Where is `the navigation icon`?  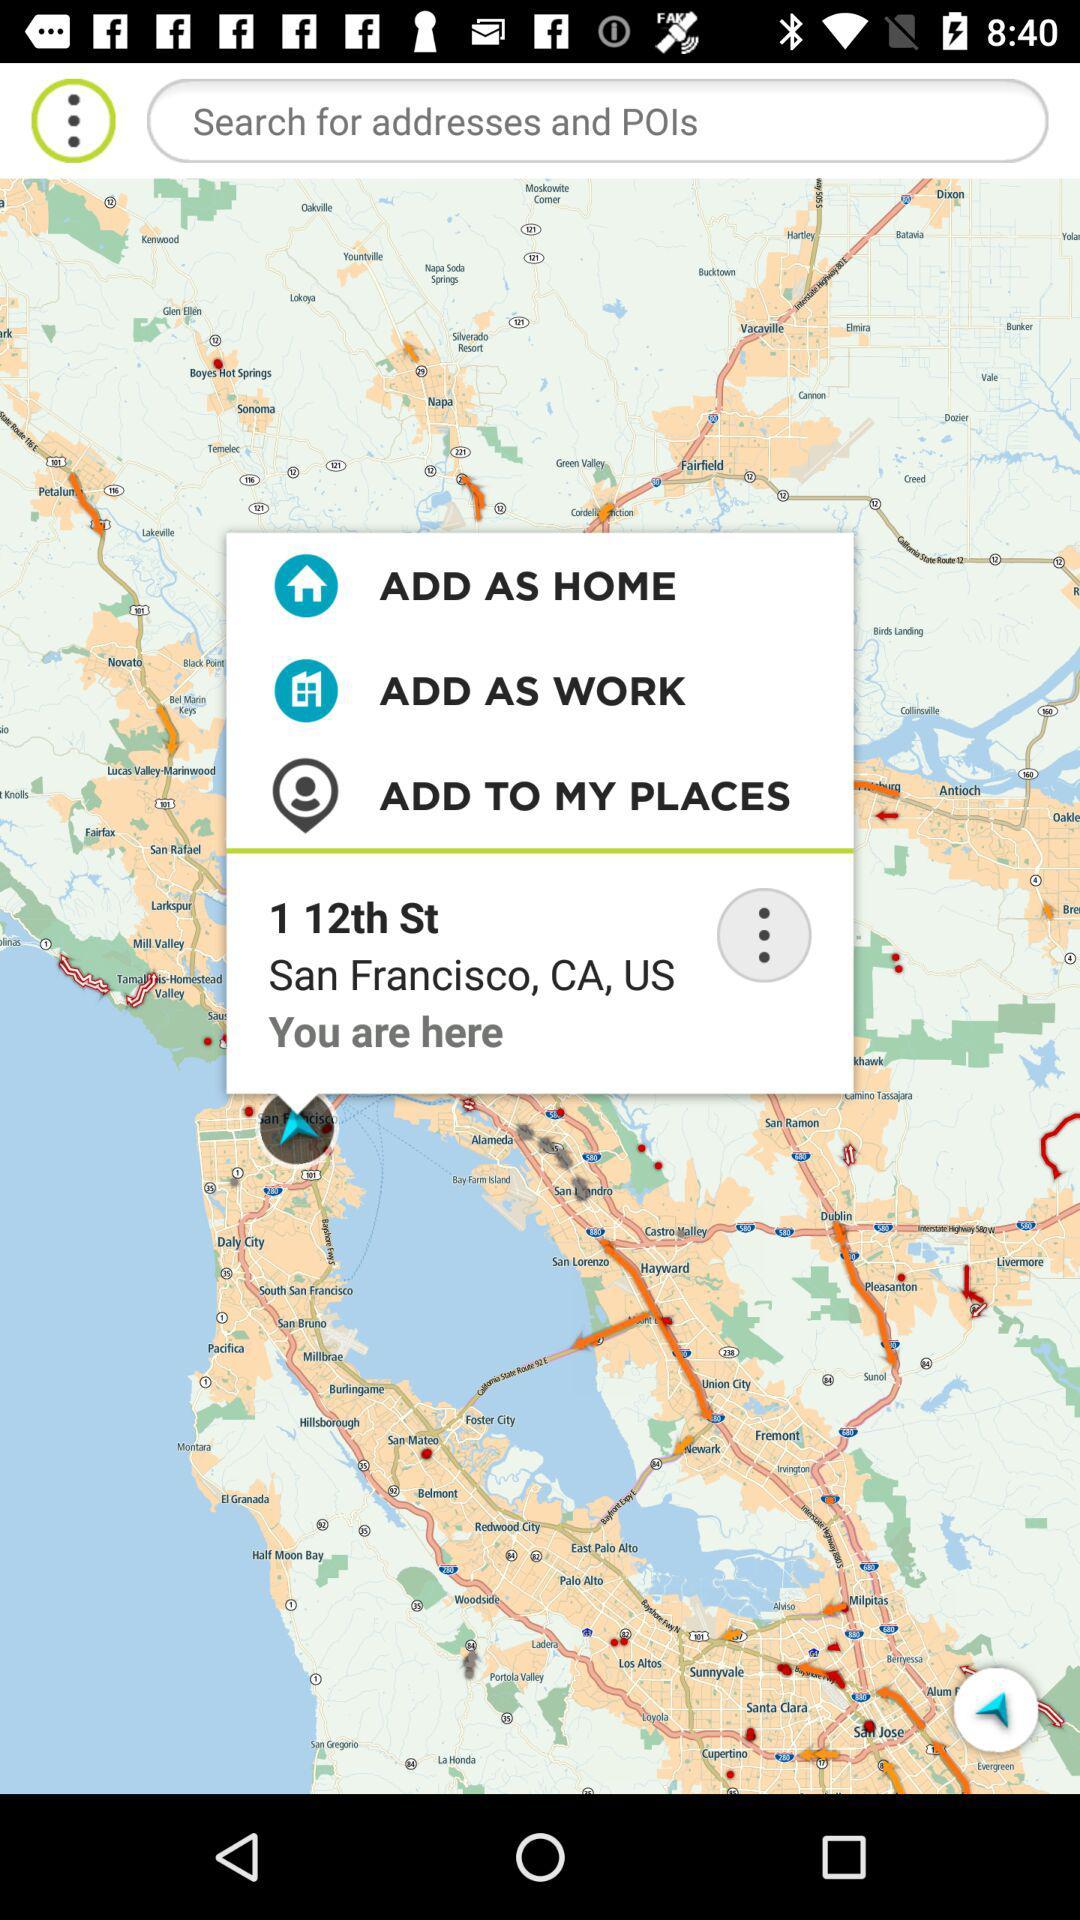 the navigation icon is located at coordinates (995, 1708).